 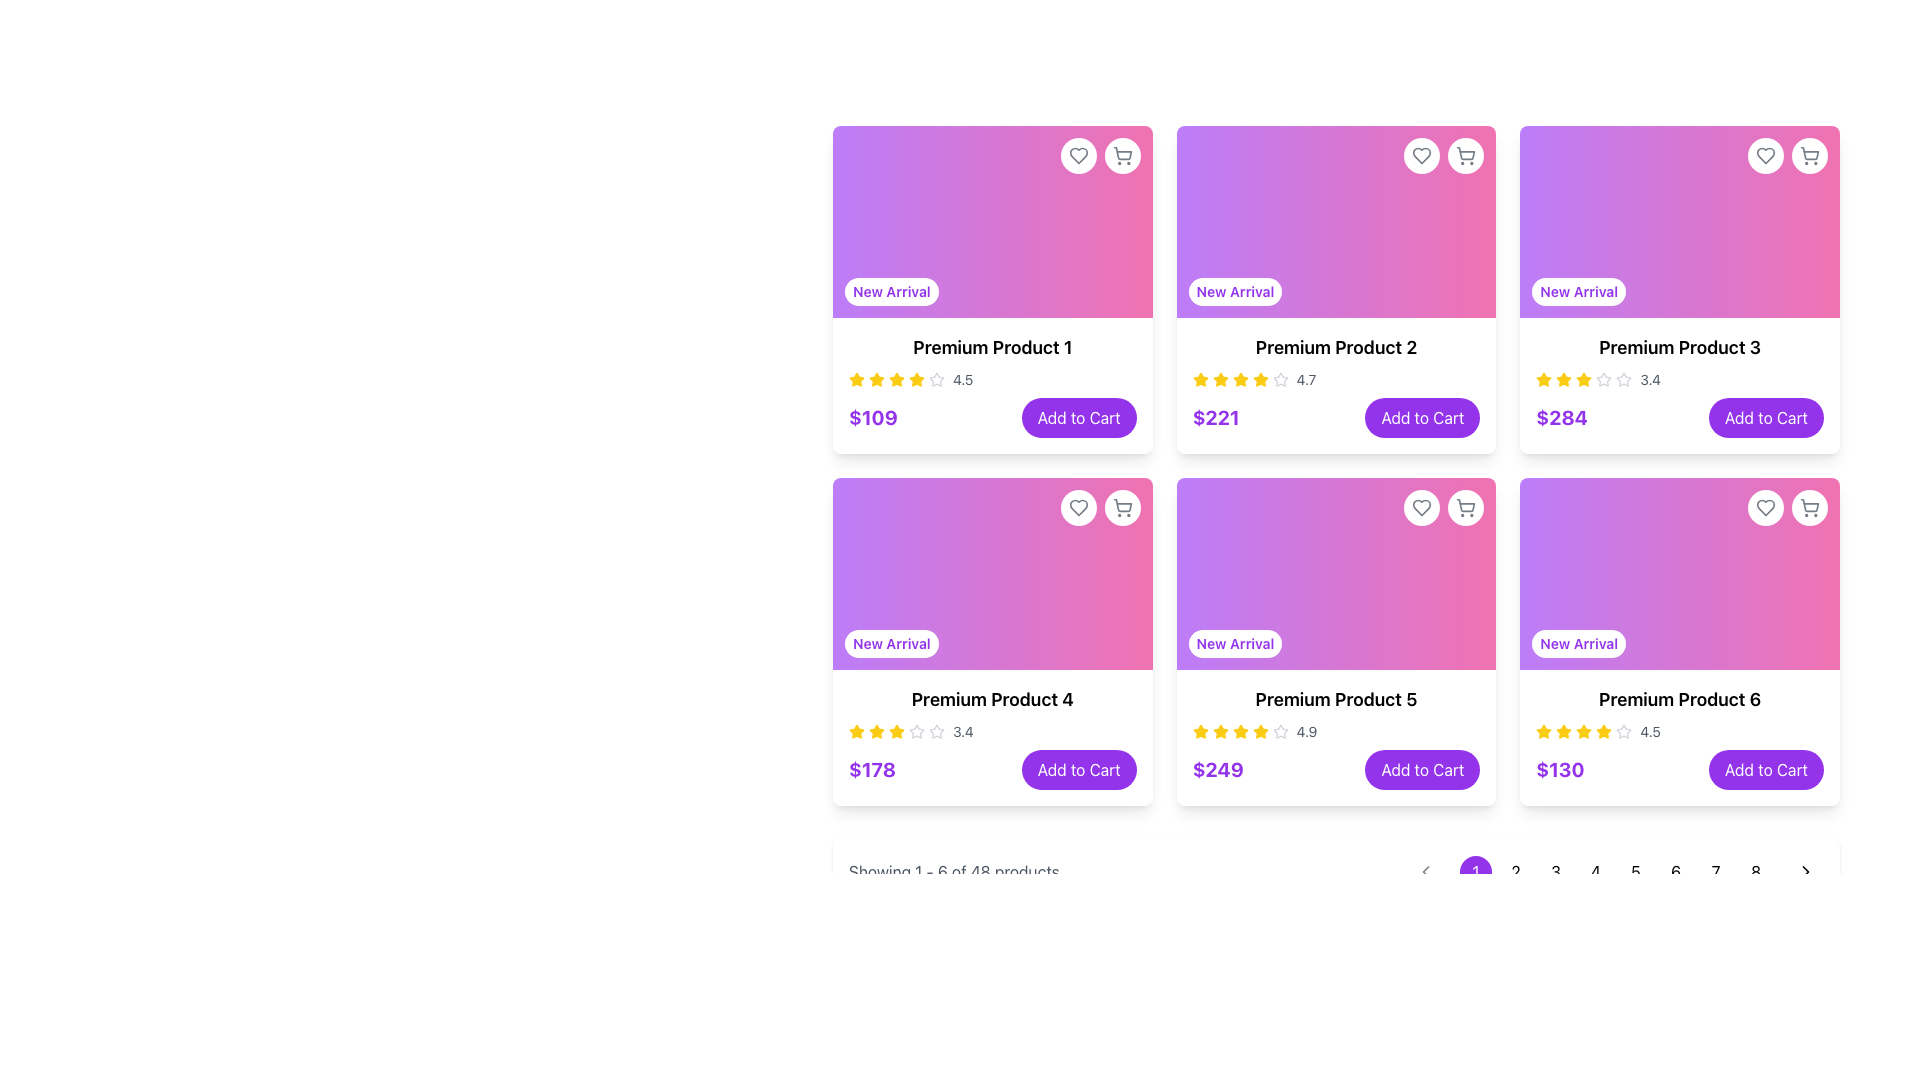 What do you see at coordinates (857, 732) in the screenshot?
I see `the first star icon in the star rating series below the title 'Premium Product 4'` at bounding box center [857, 732].